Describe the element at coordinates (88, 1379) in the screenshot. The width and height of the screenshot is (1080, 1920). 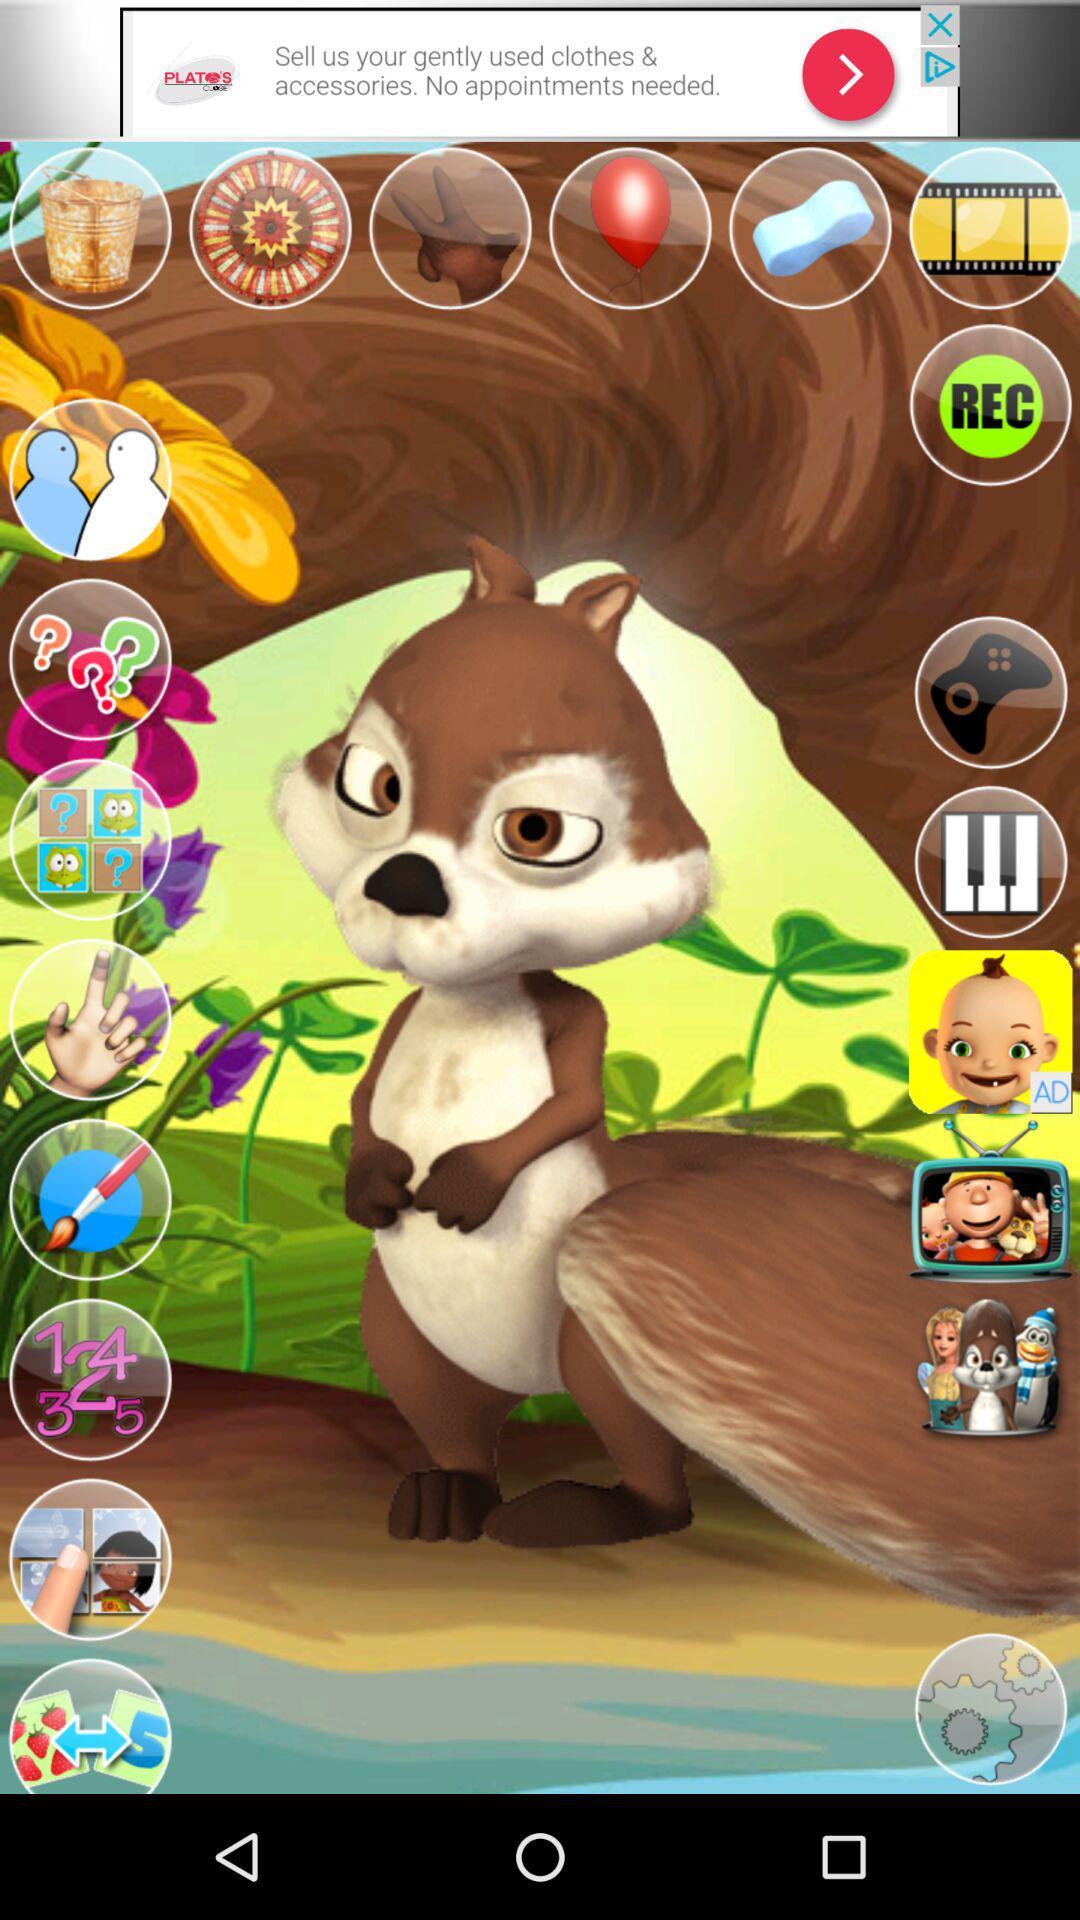
I see `numbers` at that location.